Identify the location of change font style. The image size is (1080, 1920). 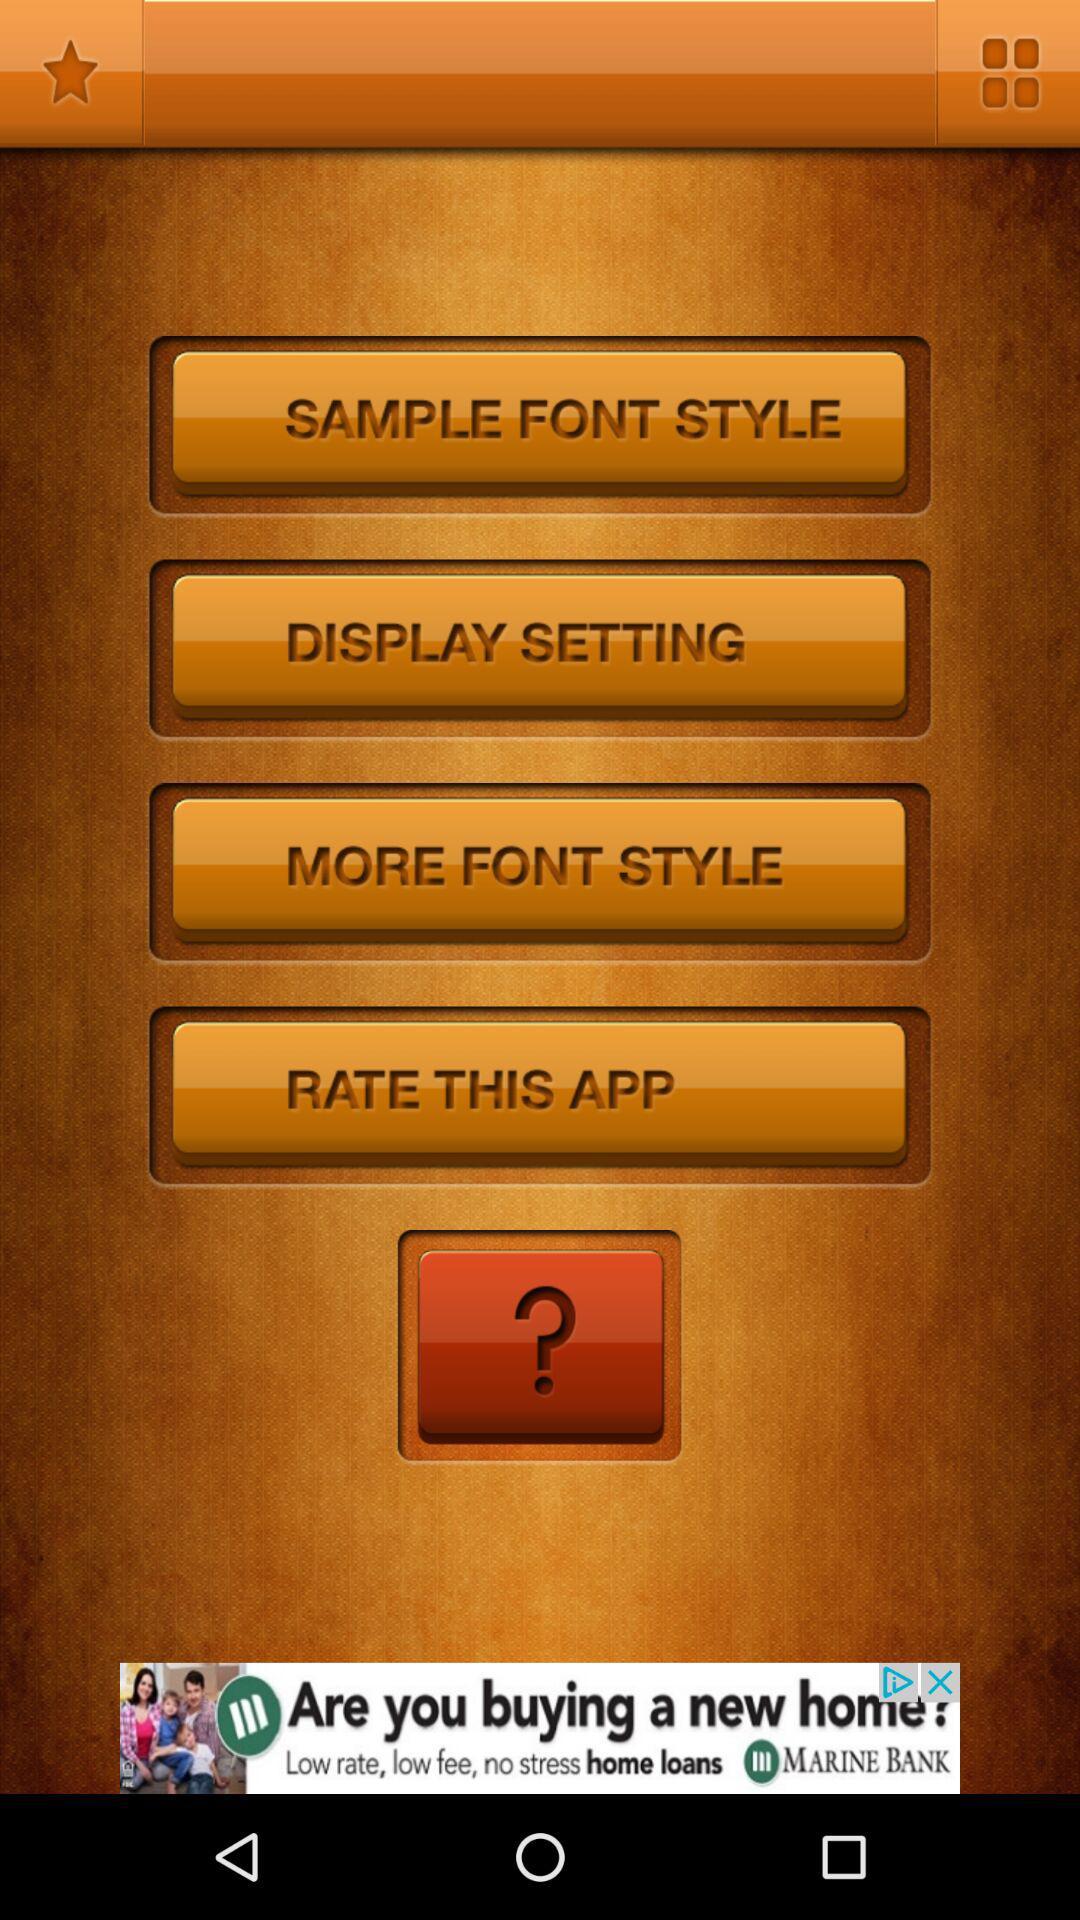
(540, 874).